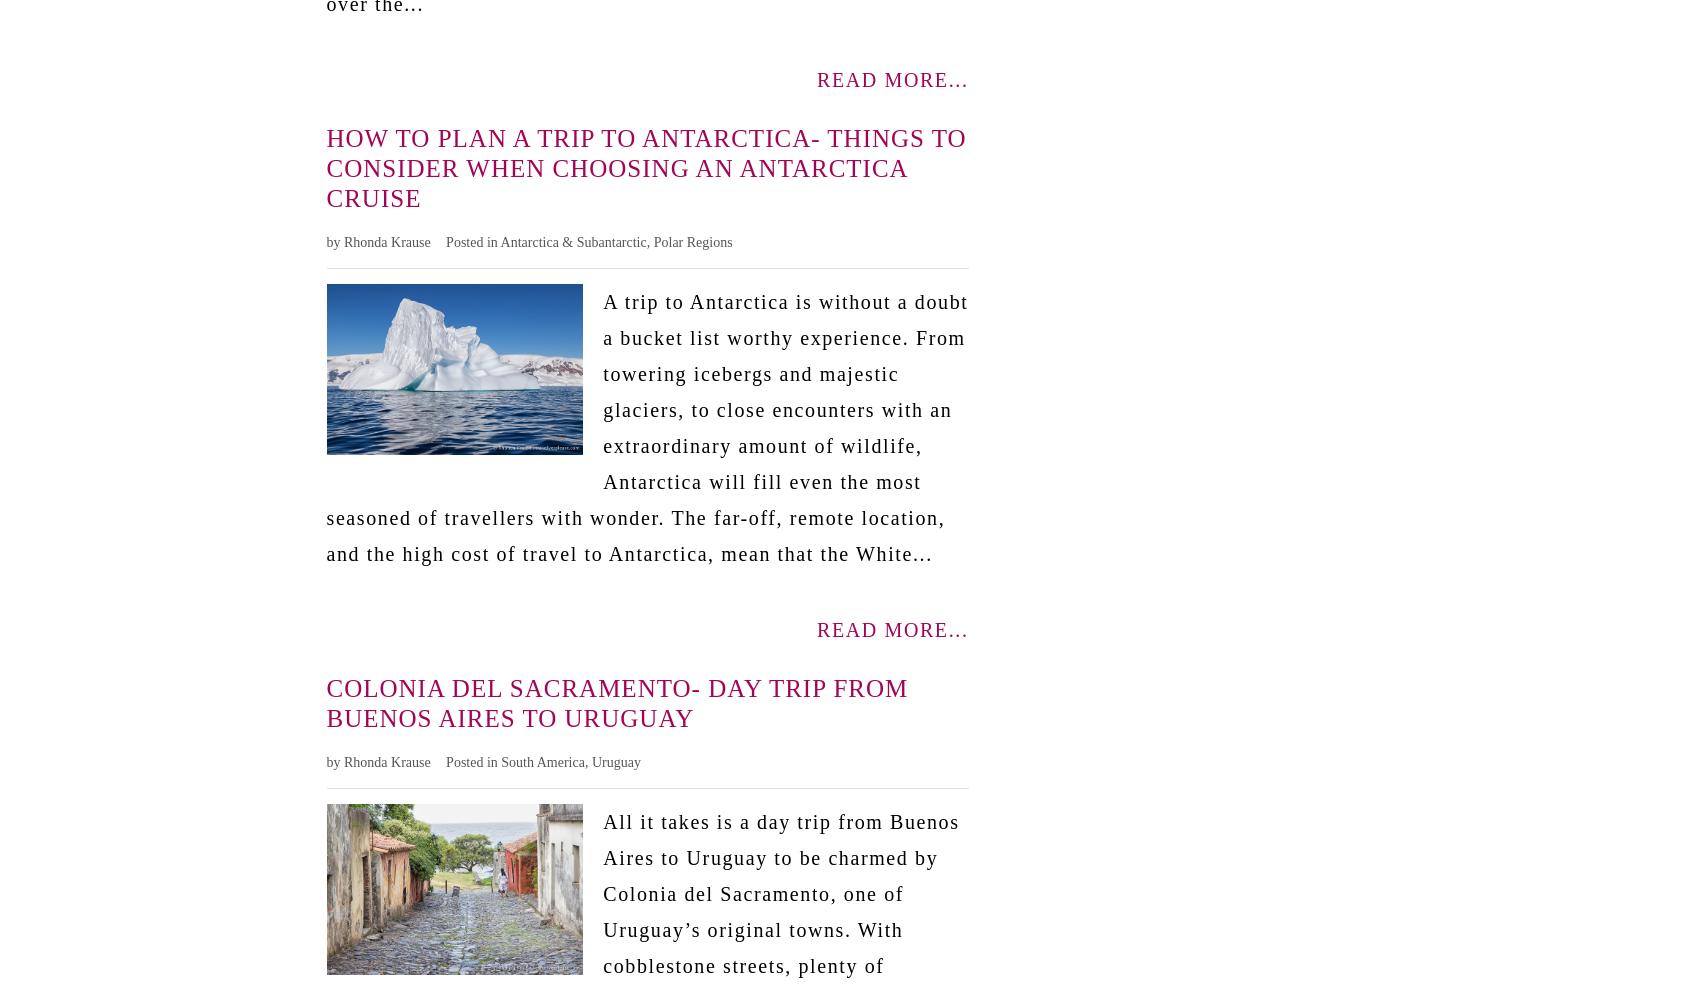 The height and width of the screenshot is (990, 1695). What do you see at coordinates (692, 240) in the screenshot?
I see `'Polar Regions'` at bounding box center [692, 240].